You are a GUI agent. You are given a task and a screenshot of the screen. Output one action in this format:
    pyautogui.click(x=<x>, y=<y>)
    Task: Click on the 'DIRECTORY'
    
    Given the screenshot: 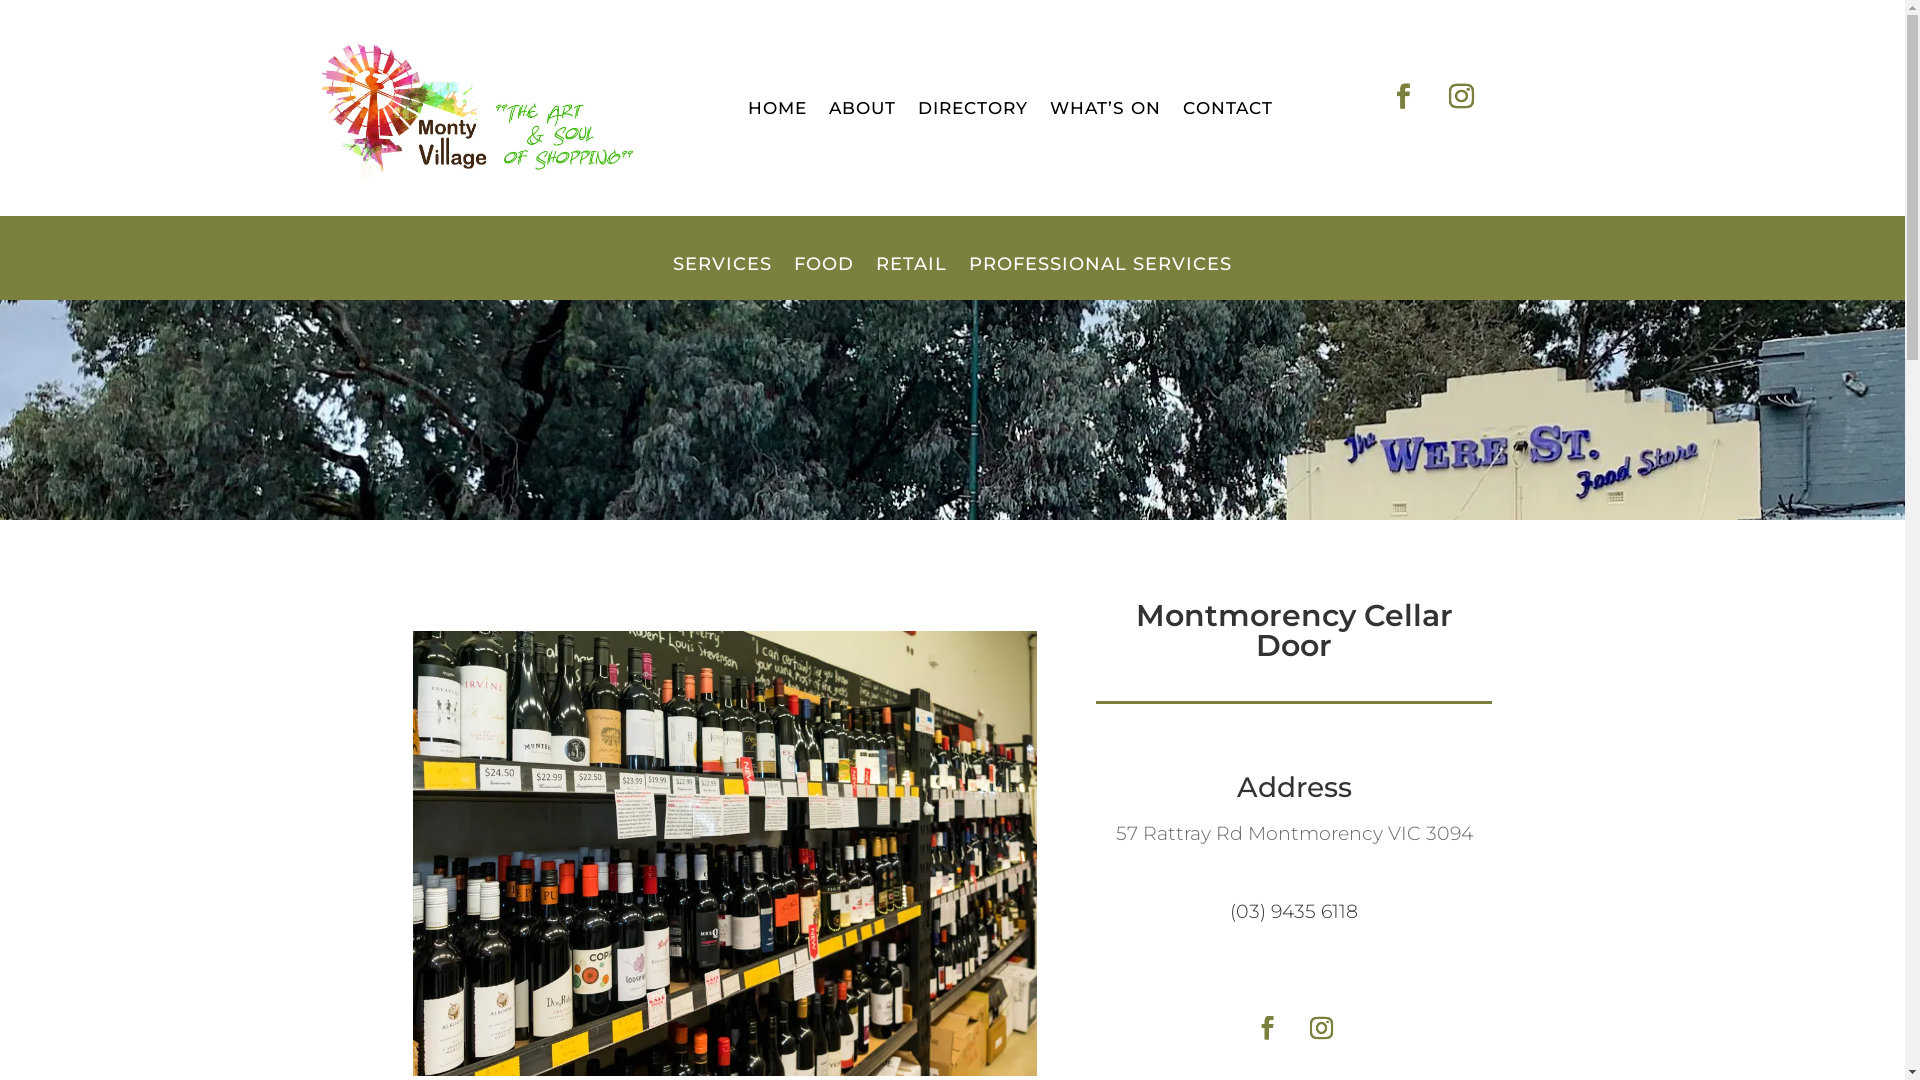 What is the action you would take?
    pyautogui.click(x=916, y=112)
    